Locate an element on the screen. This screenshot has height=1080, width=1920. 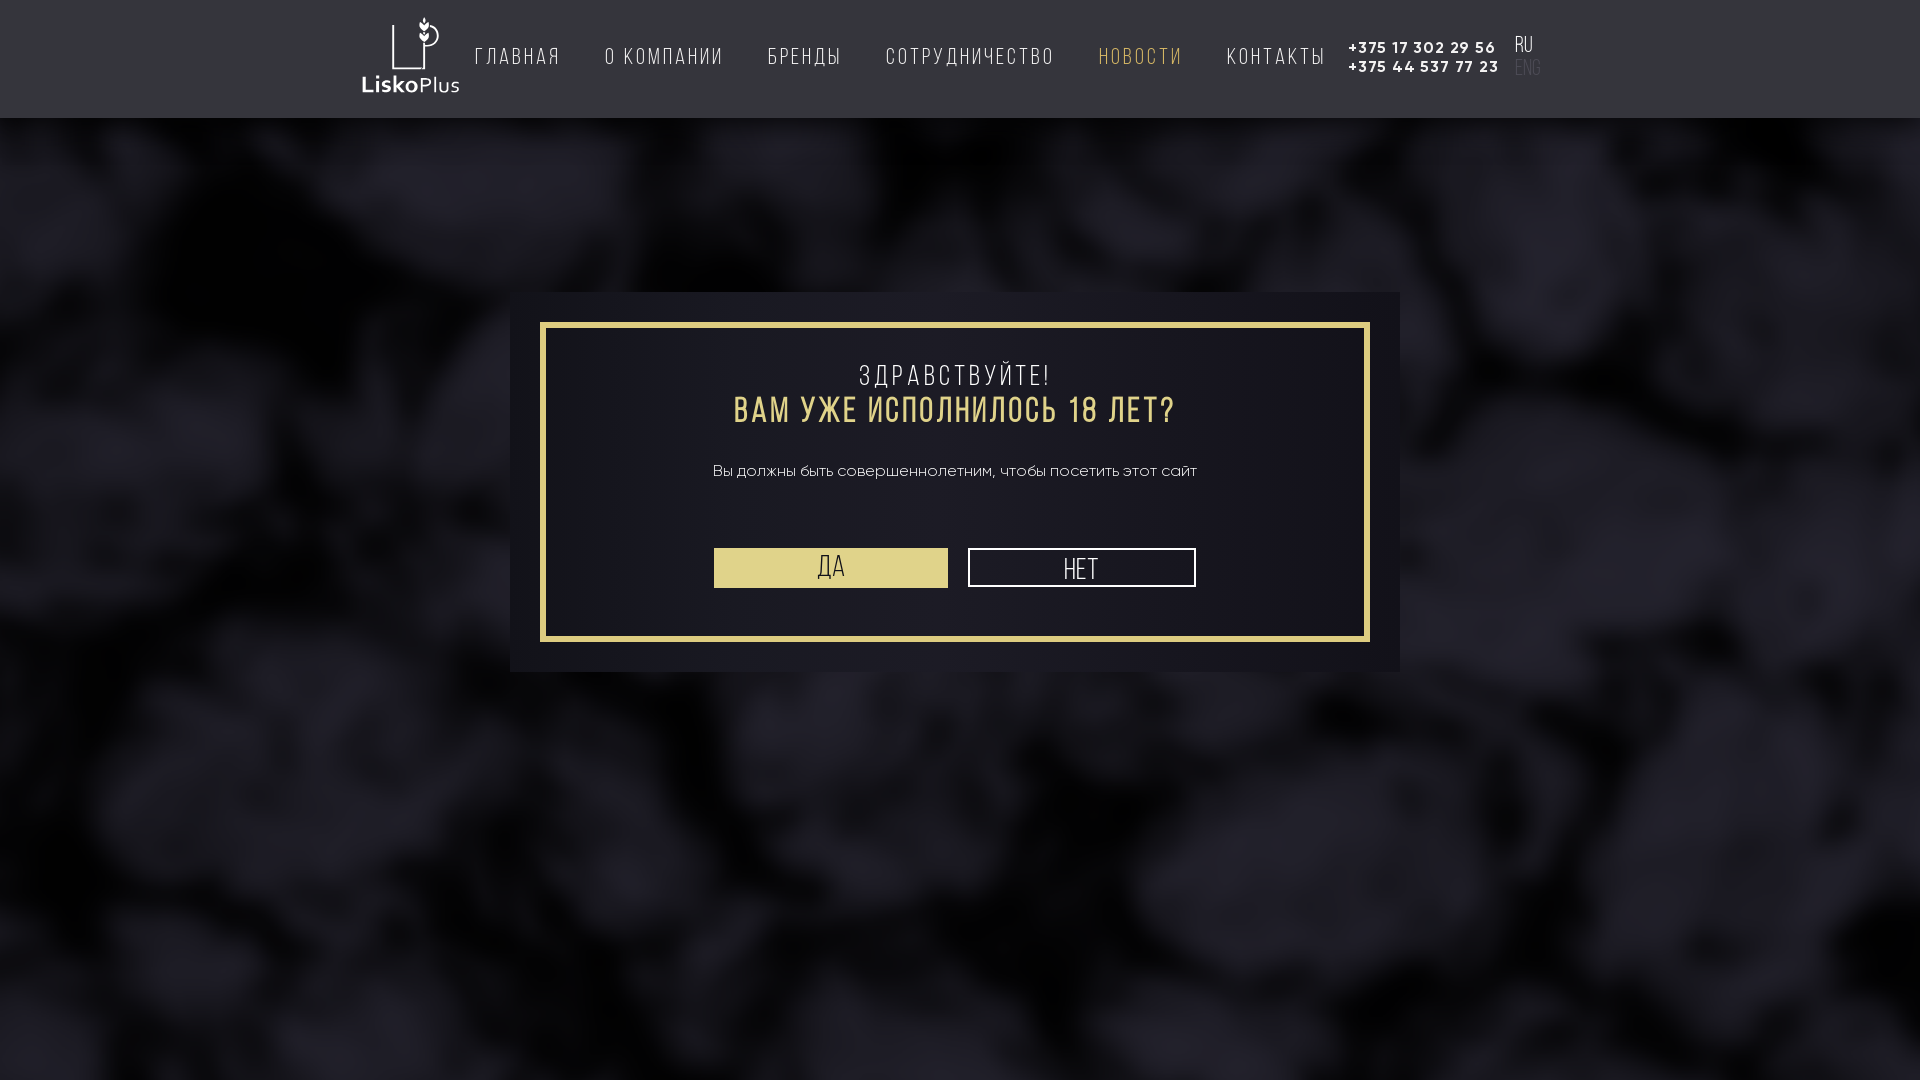
'+375 44 537 77 23' is located at coordinates (1422, 65).